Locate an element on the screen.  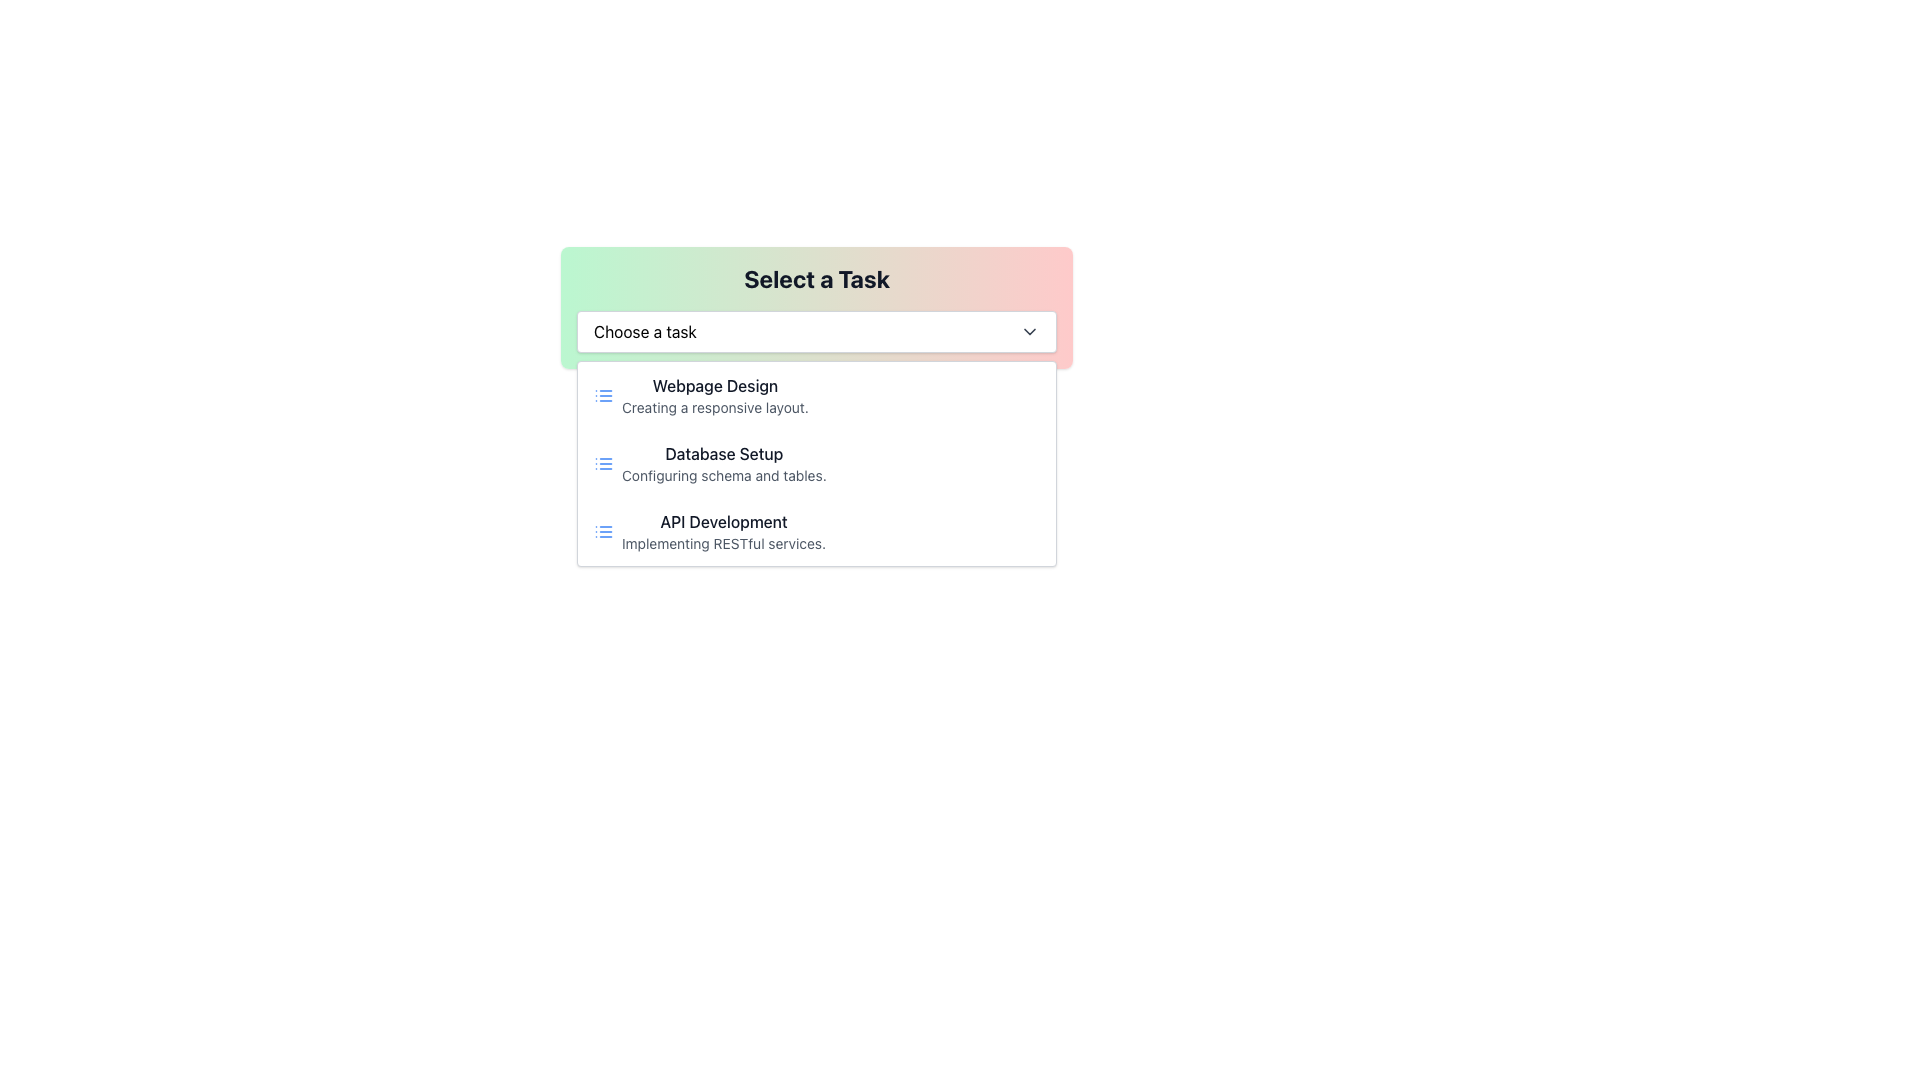
the first list item under the 'Select a Task' dropdown is located at coordinates (816, 396).